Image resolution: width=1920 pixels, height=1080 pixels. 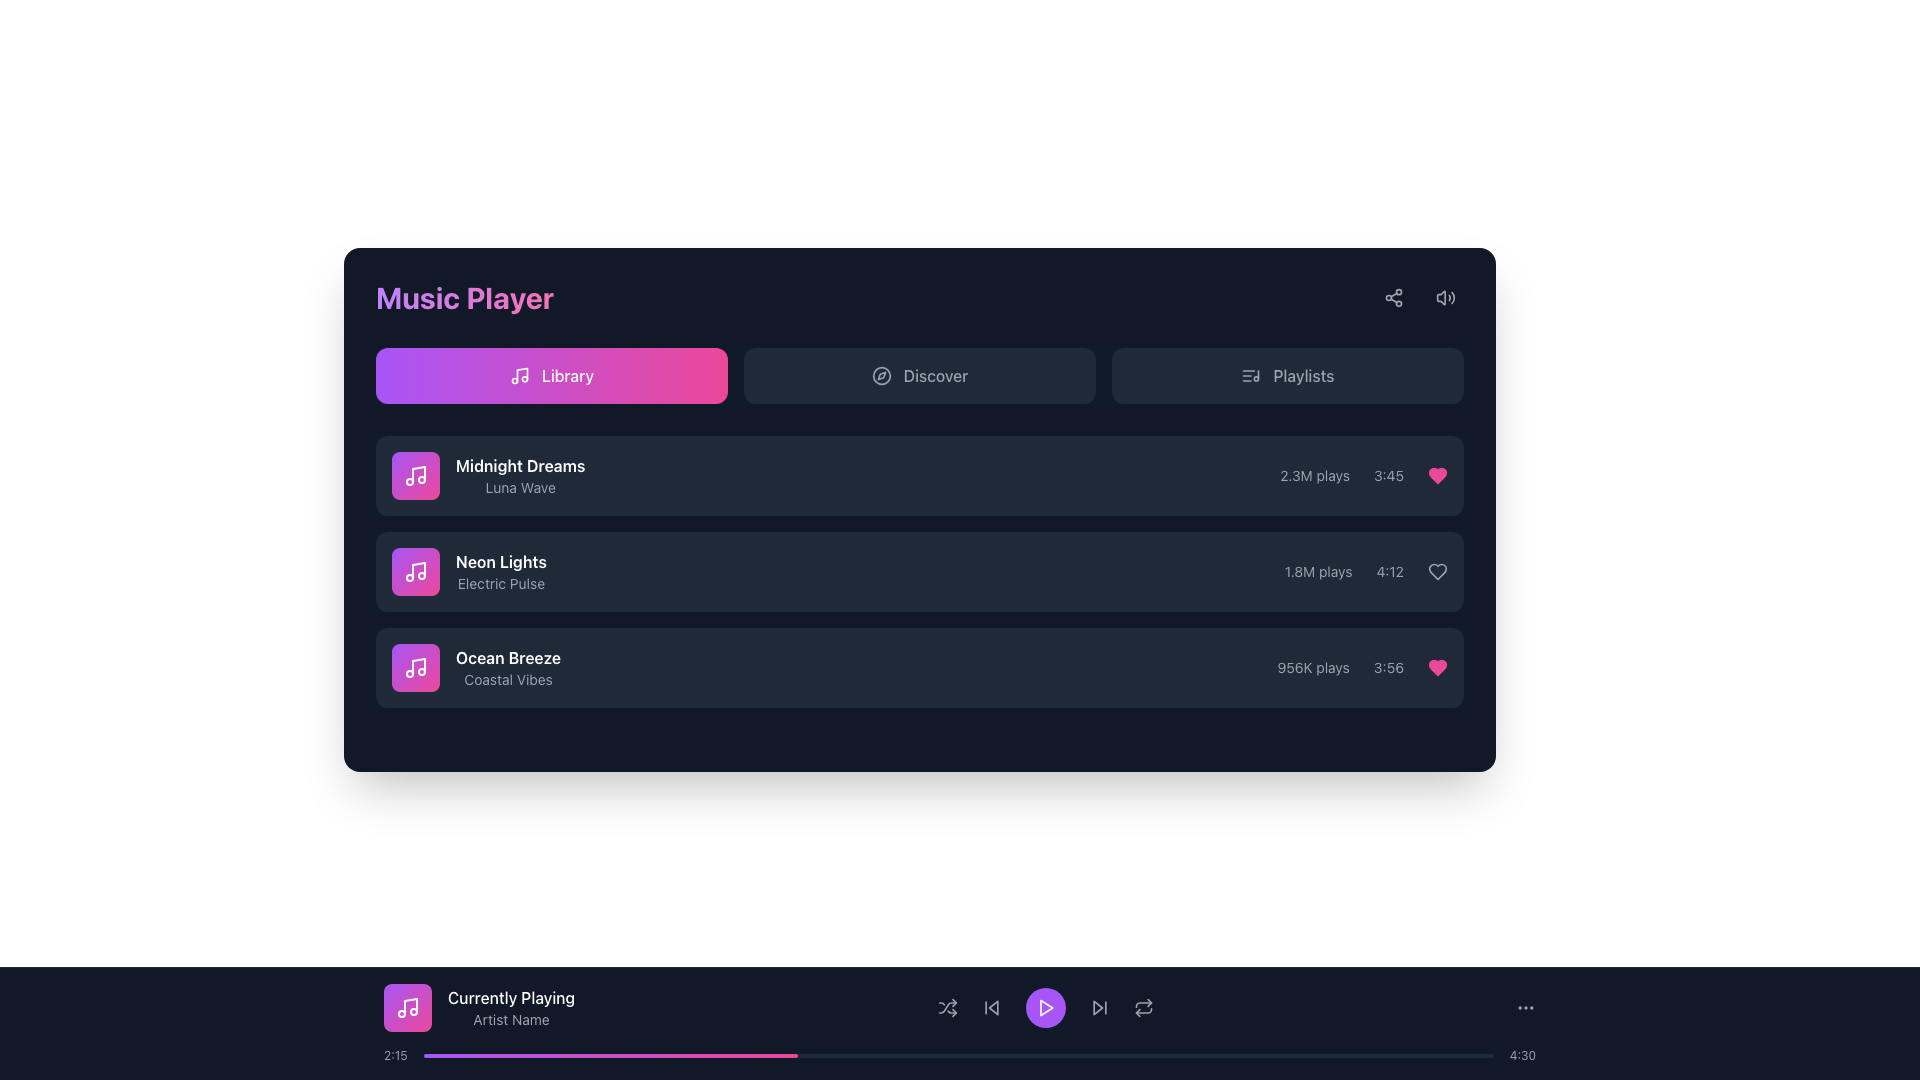 I want to click on the volume adjustment icon located in the top-right corner of the main interface panel, next to the sharing icon and above the song list, so click(x=1445, y=297).